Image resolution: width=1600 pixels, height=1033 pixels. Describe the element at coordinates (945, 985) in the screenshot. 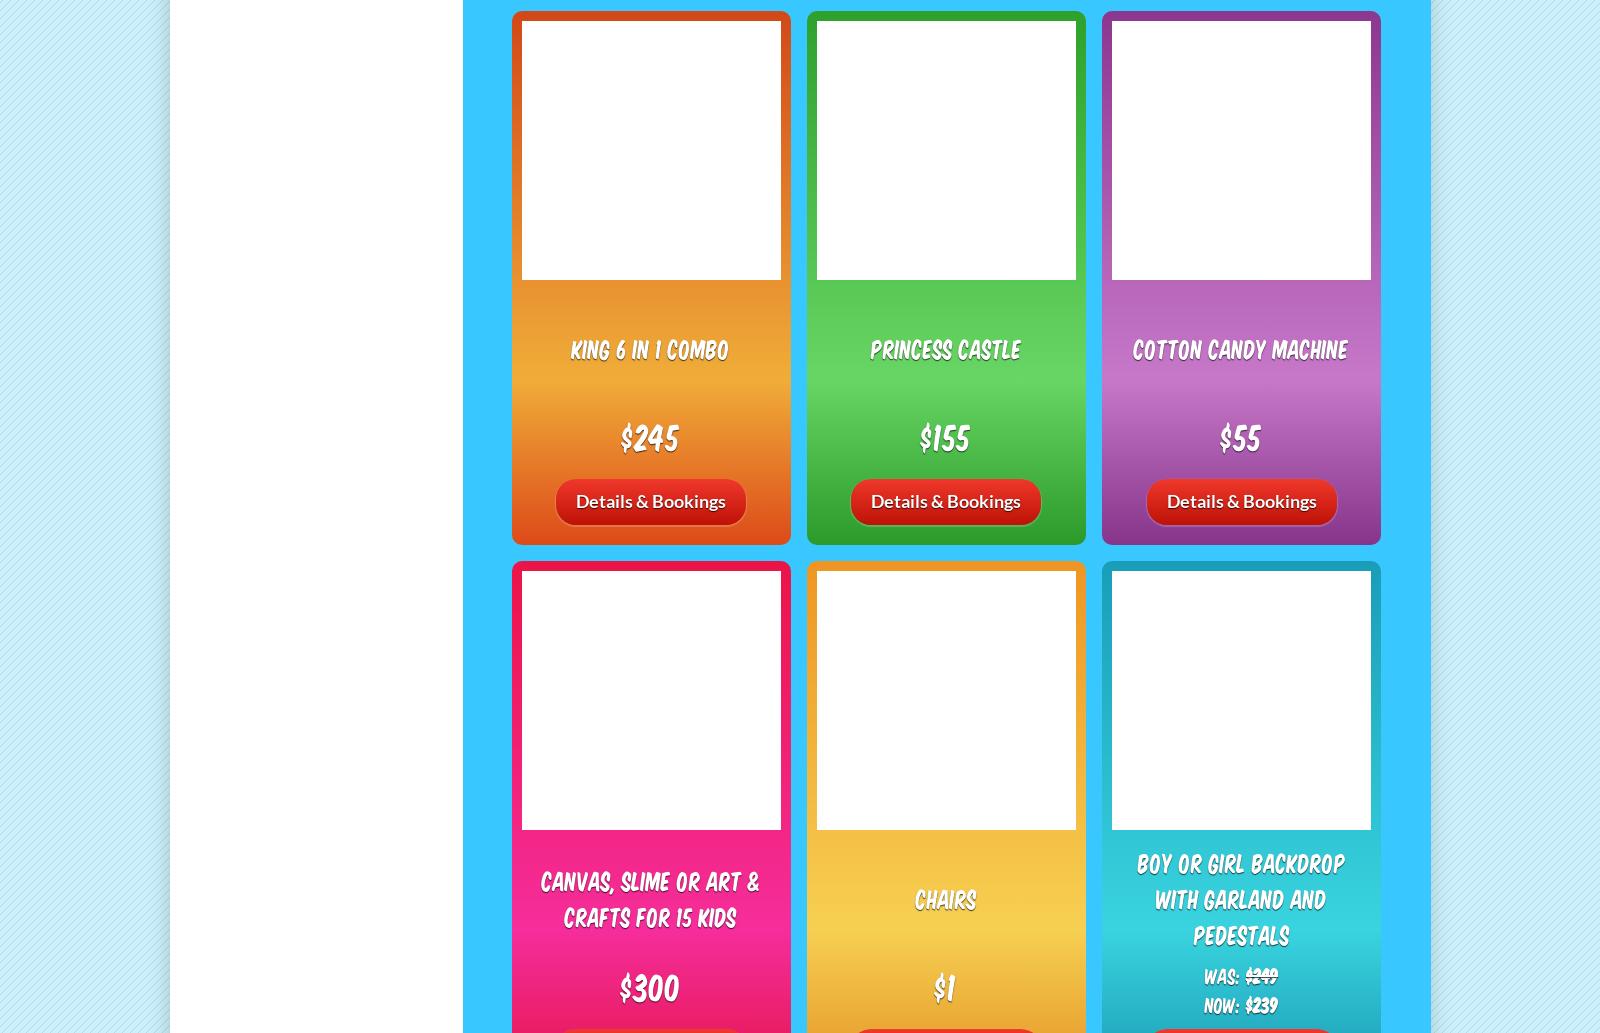

I see `'$1'` at that location.